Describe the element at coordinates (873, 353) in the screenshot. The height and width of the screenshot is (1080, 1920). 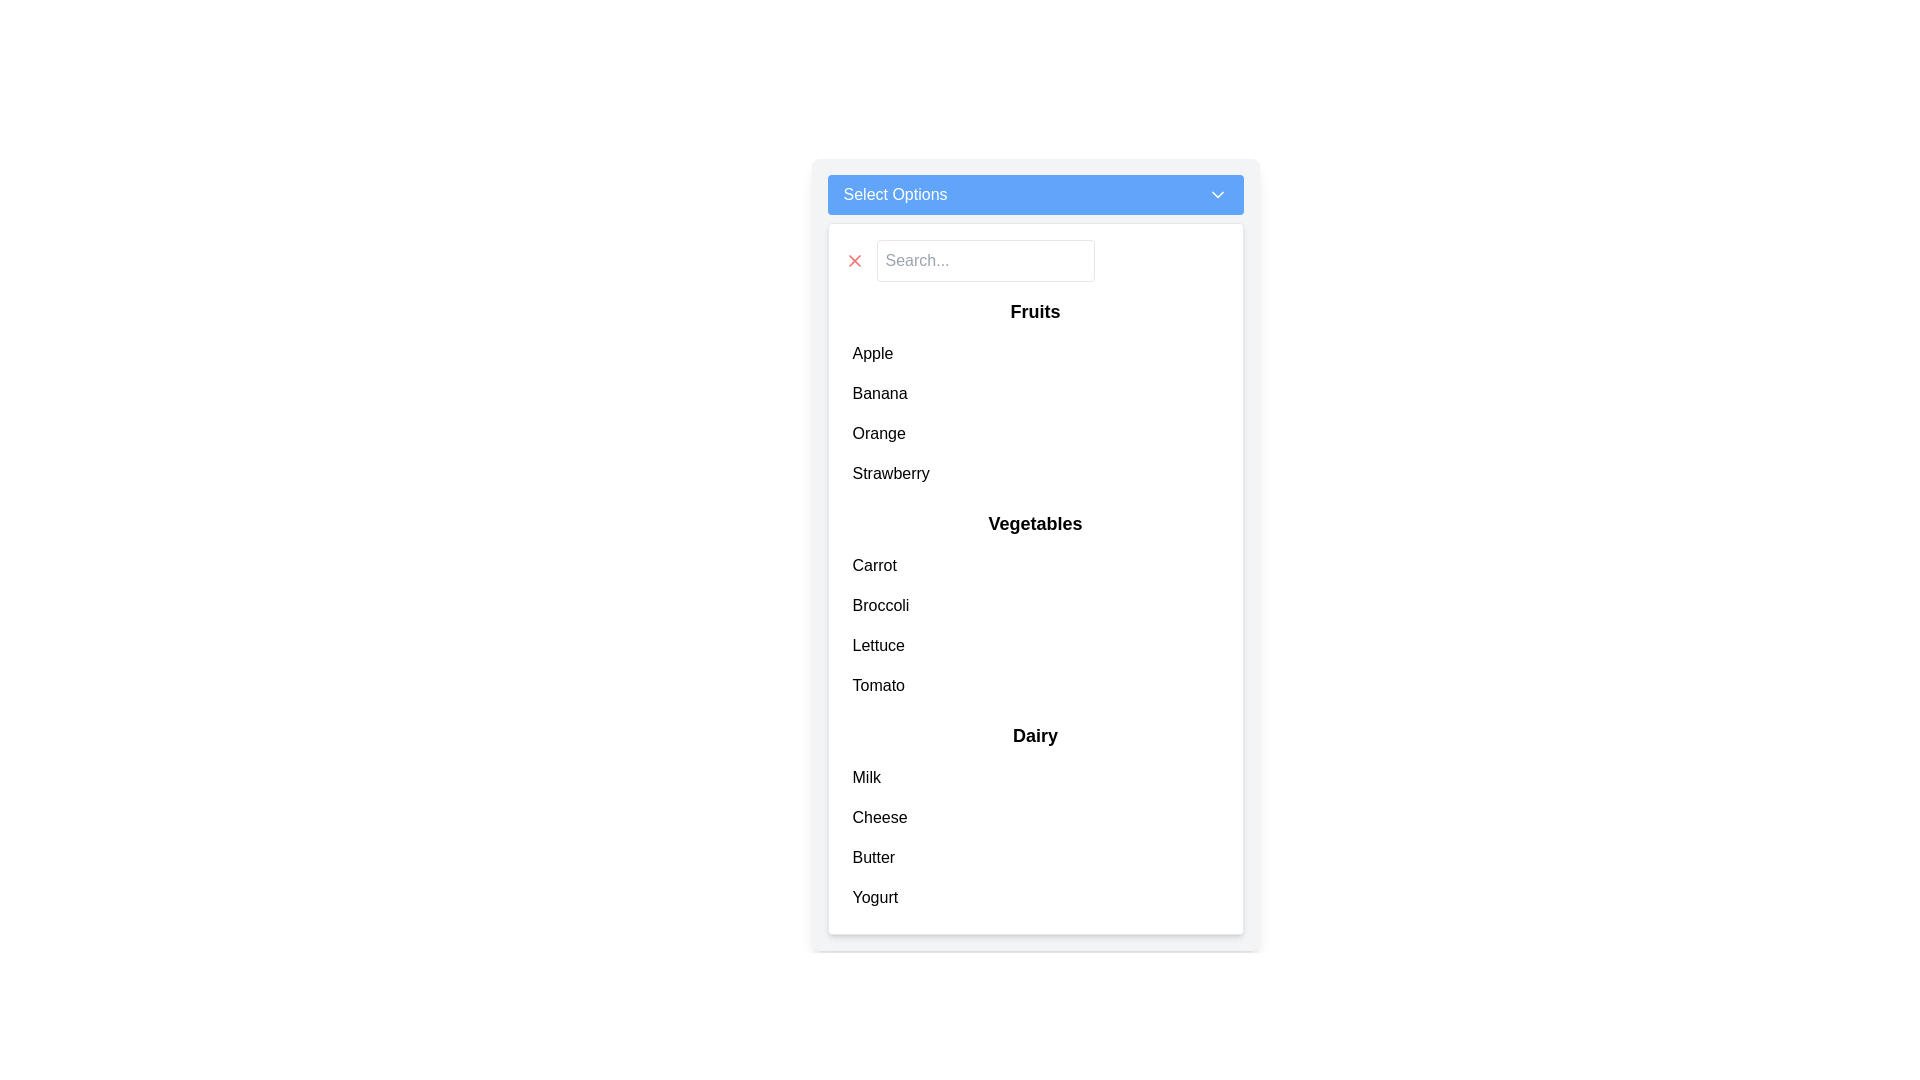
I see `the 'Apple' option in the dropdown list under the 'Fruits' section` at that location.